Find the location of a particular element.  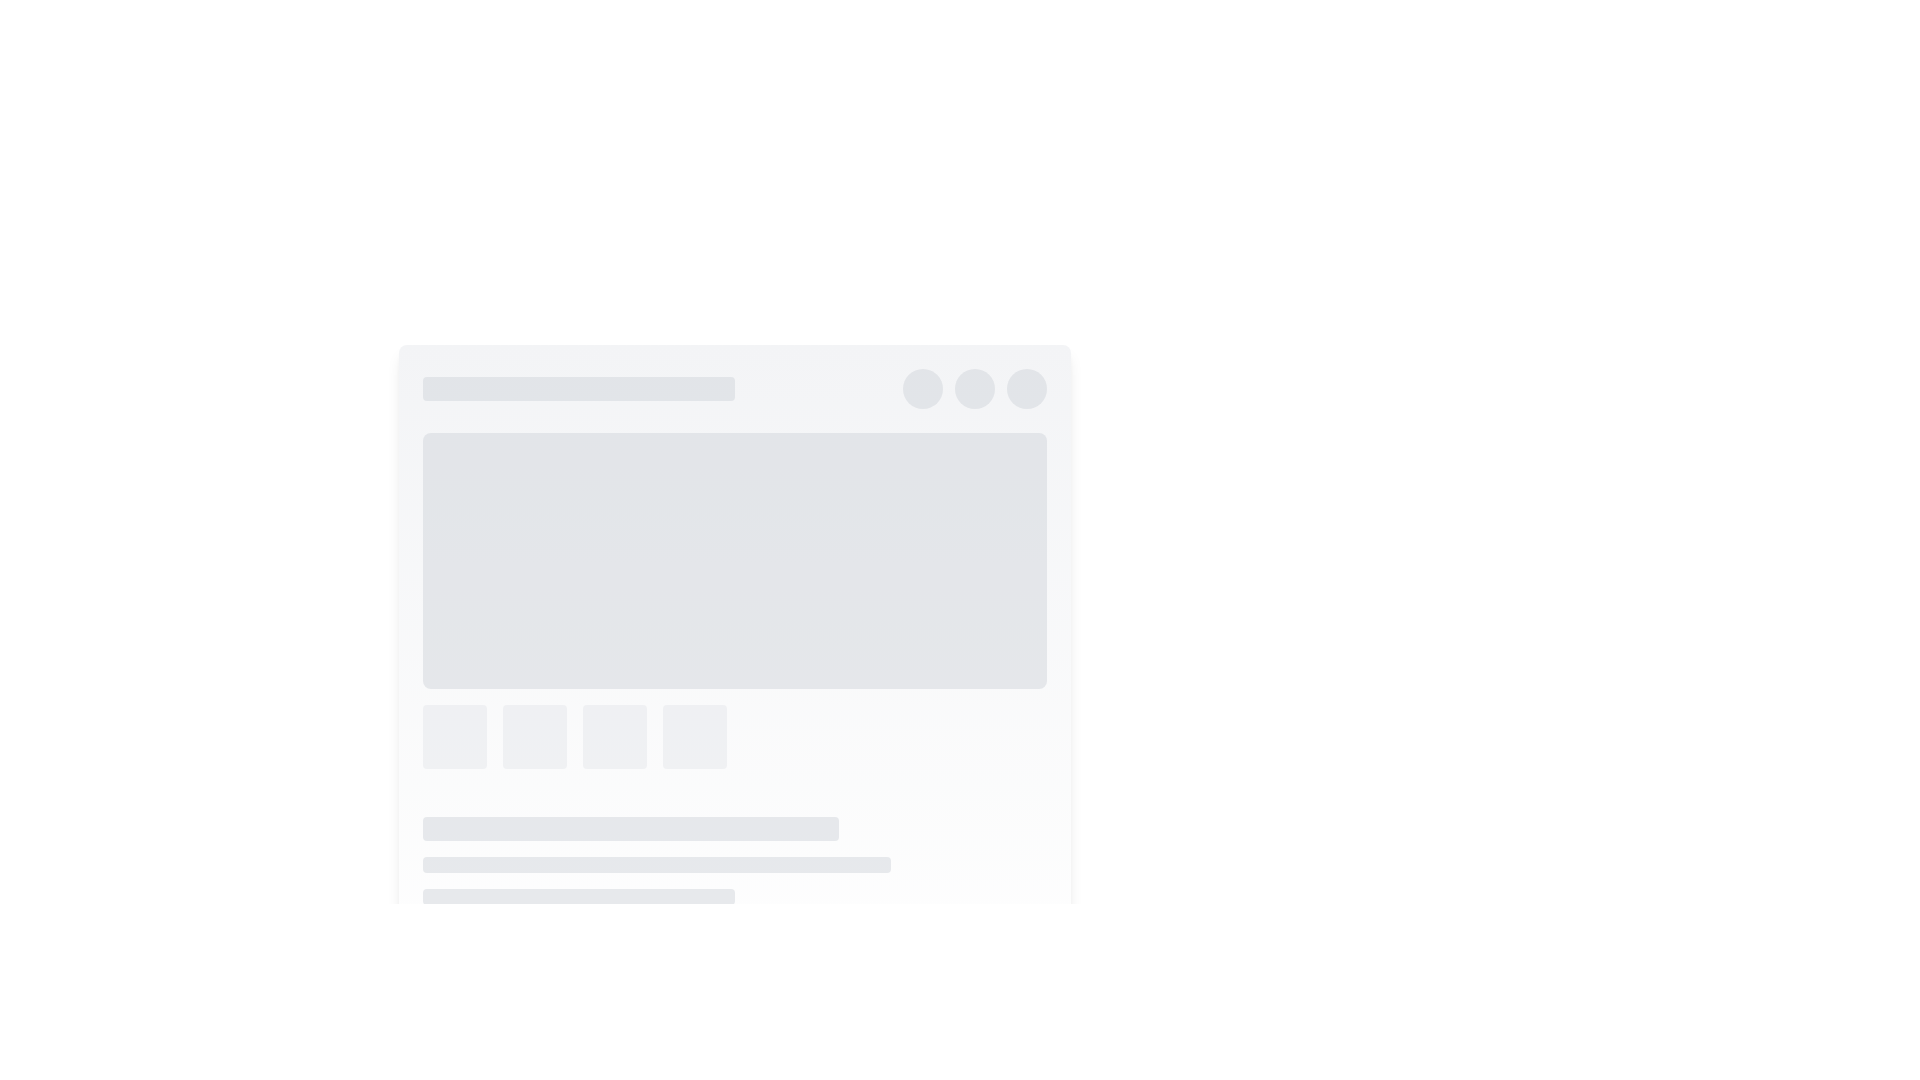

the third decorative placeholder element in a group of four at the bottom-center of the interface is located at coordinates (613, 736).